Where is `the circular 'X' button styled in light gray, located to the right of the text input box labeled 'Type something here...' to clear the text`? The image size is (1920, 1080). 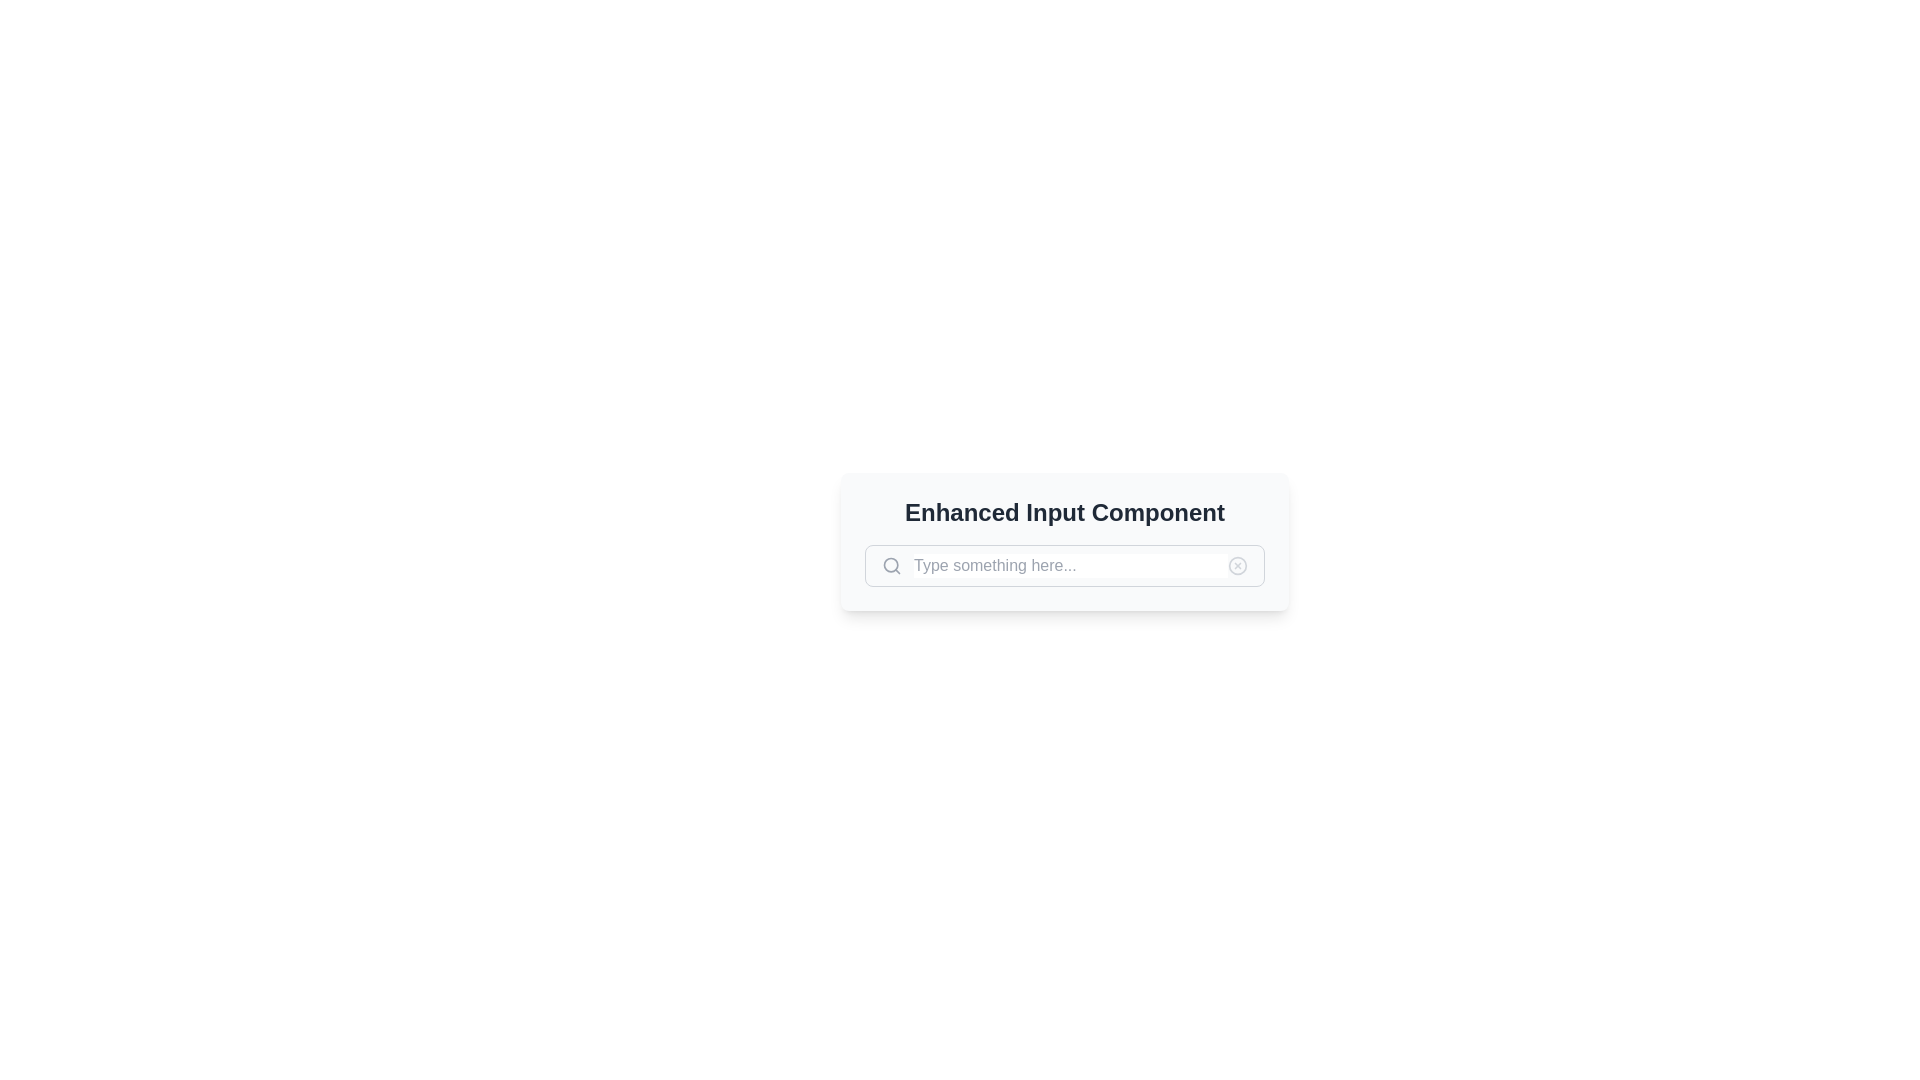
the circular 'X' button styled in light gray, located to the right of the text input box labeled 'Type something here...' to clear the text is located at coordinates (1237, 566).